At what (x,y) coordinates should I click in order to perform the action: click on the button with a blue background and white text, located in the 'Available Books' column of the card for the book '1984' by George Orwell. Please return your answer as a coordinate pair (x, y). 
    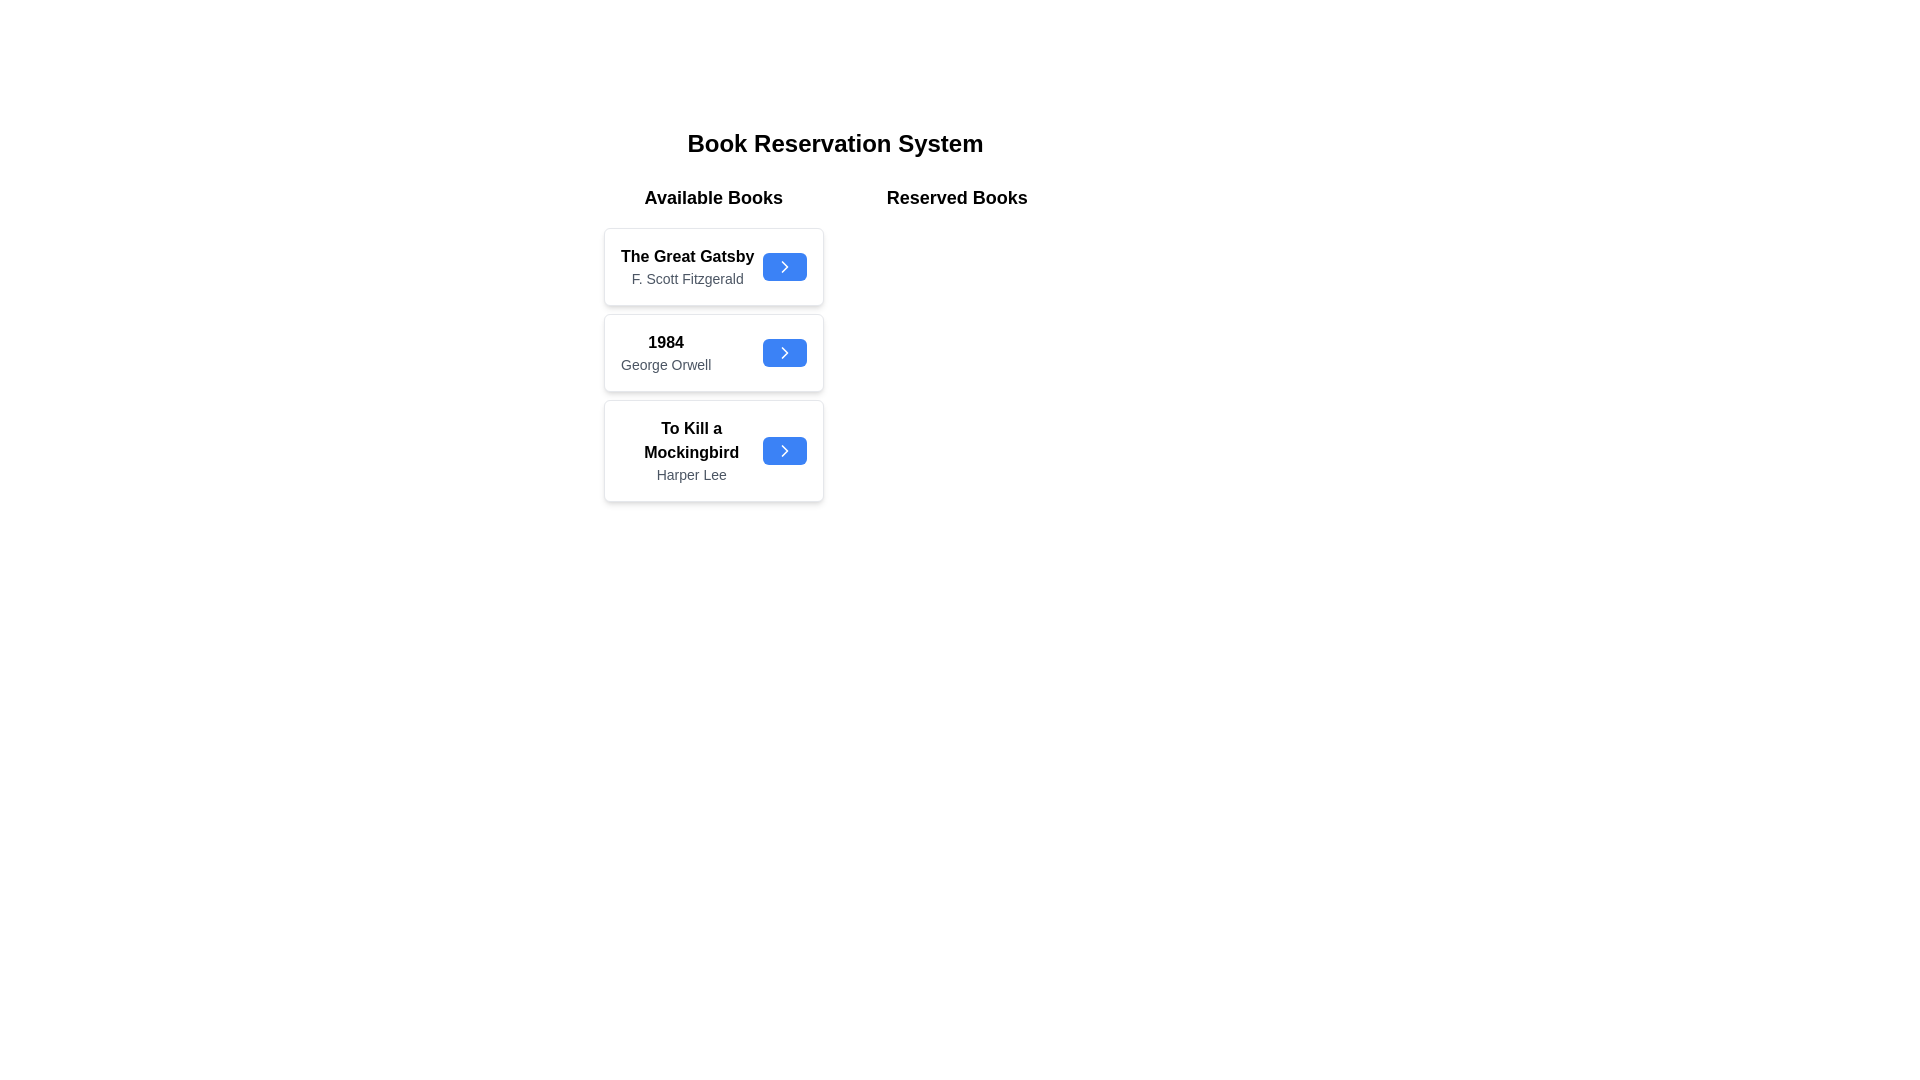
    Looking at the image, I should click on (783, 352).